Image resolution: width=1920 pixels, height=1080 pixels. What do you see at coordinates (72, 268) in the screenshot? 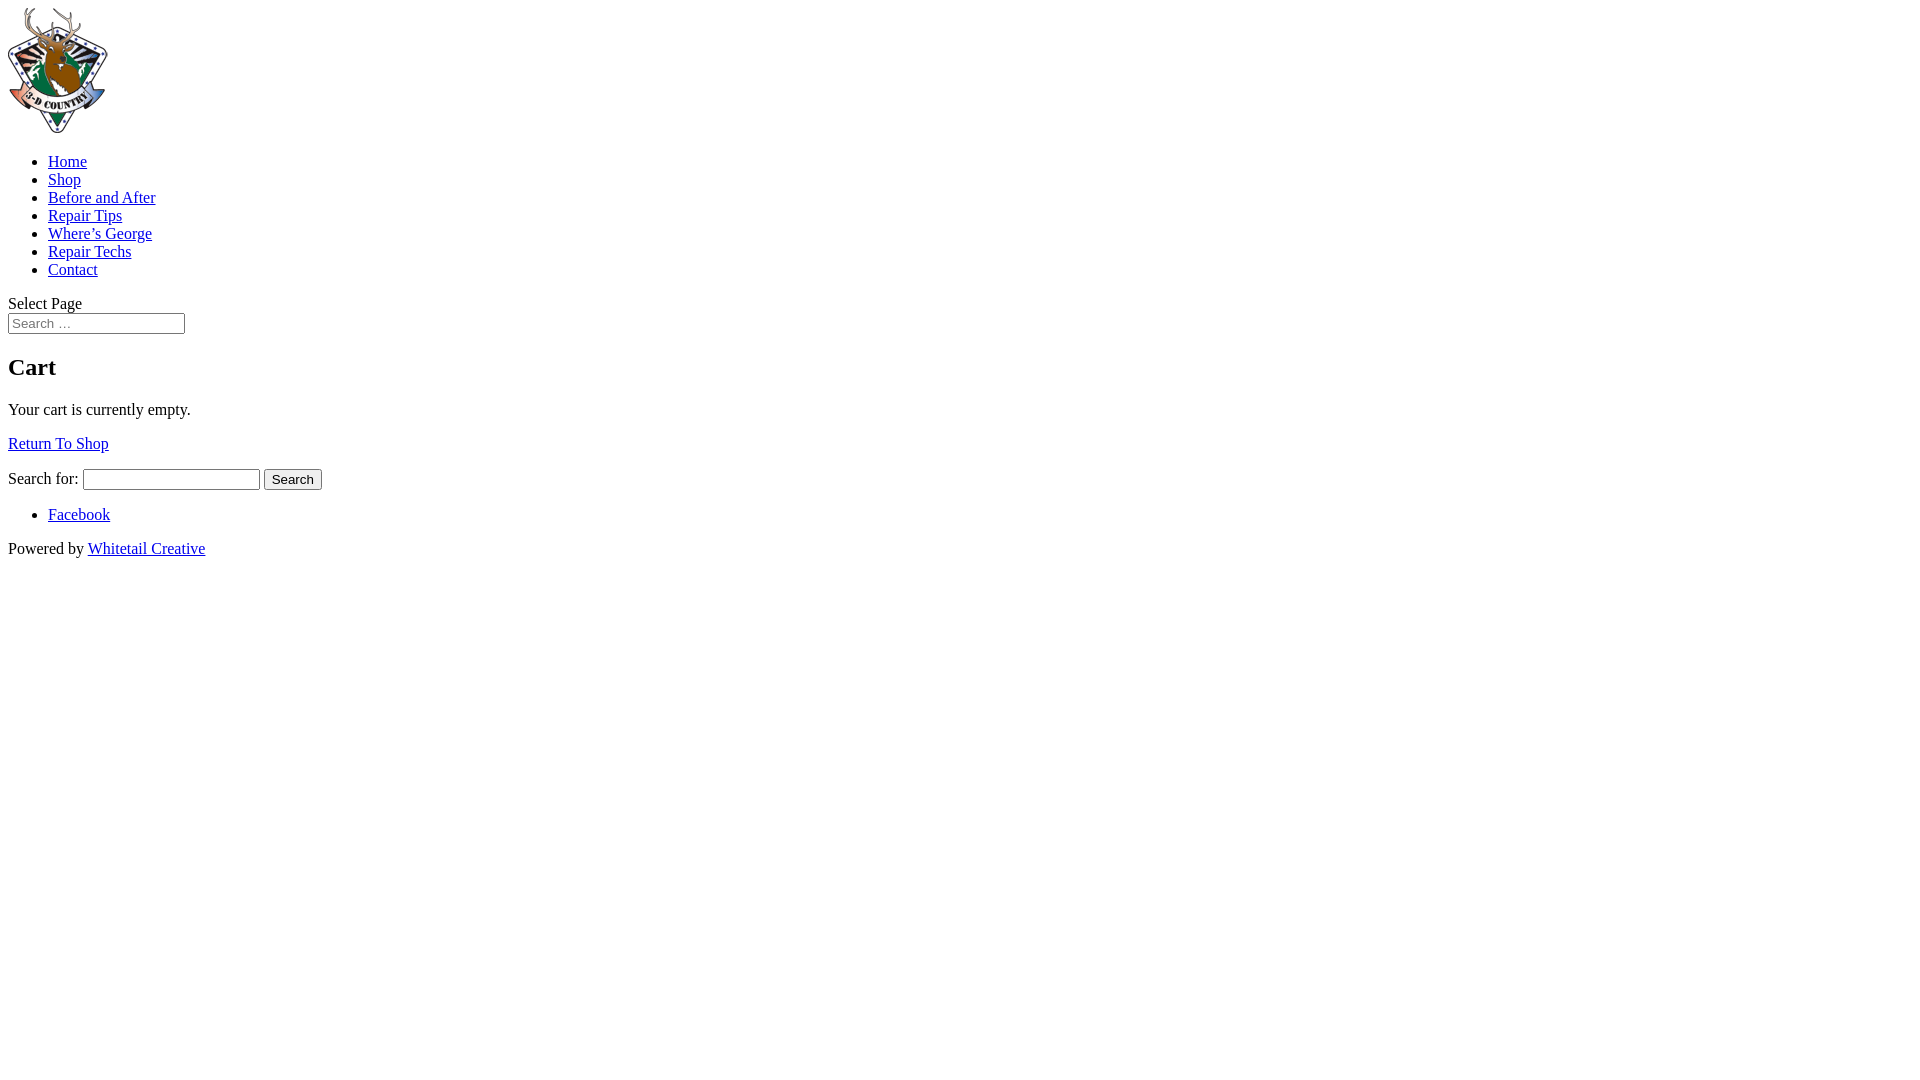
I see `'Contact'` at bounding box center [72, 268].